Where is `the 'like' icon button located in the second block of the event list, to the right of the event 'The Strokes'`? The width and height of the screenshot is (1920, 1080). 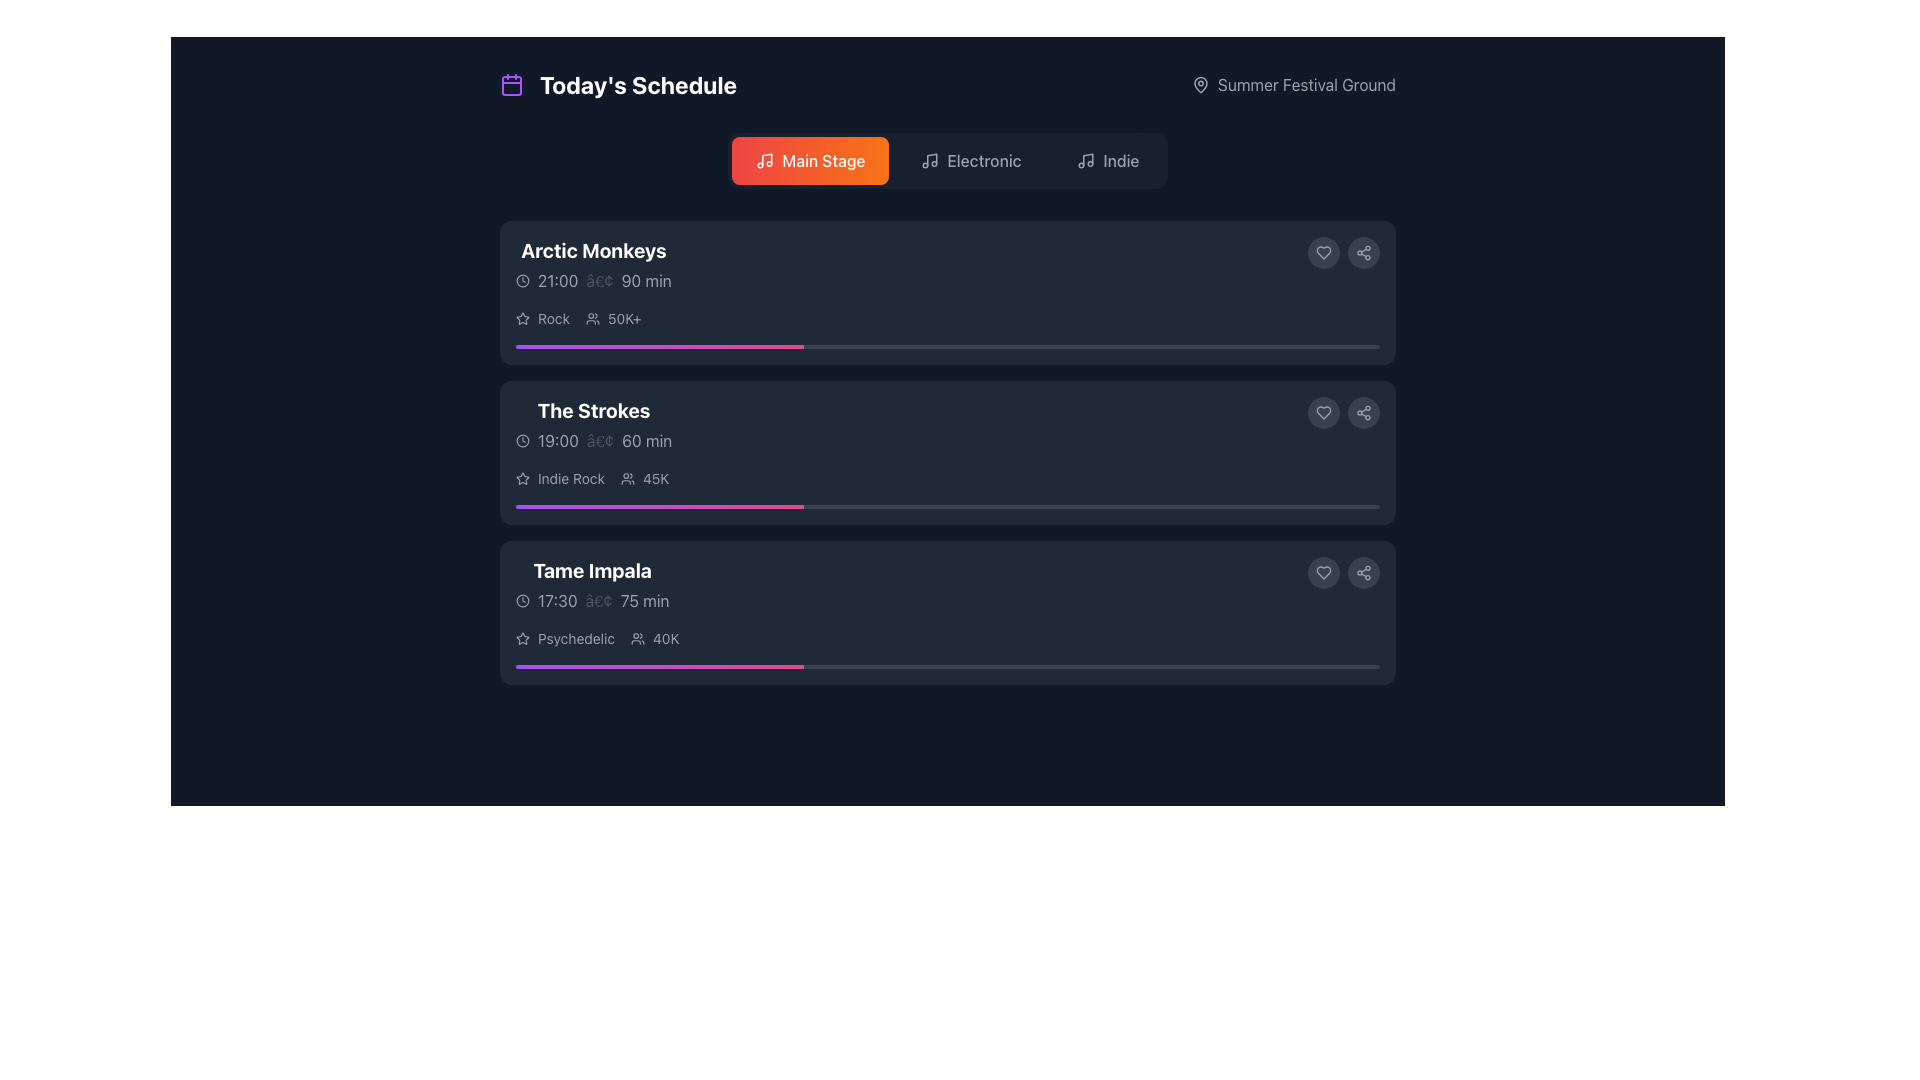 the 'like' icon button located in the second block of the event list, to the right of the event 'The Strokes' is located at coordinates (1324, 411).